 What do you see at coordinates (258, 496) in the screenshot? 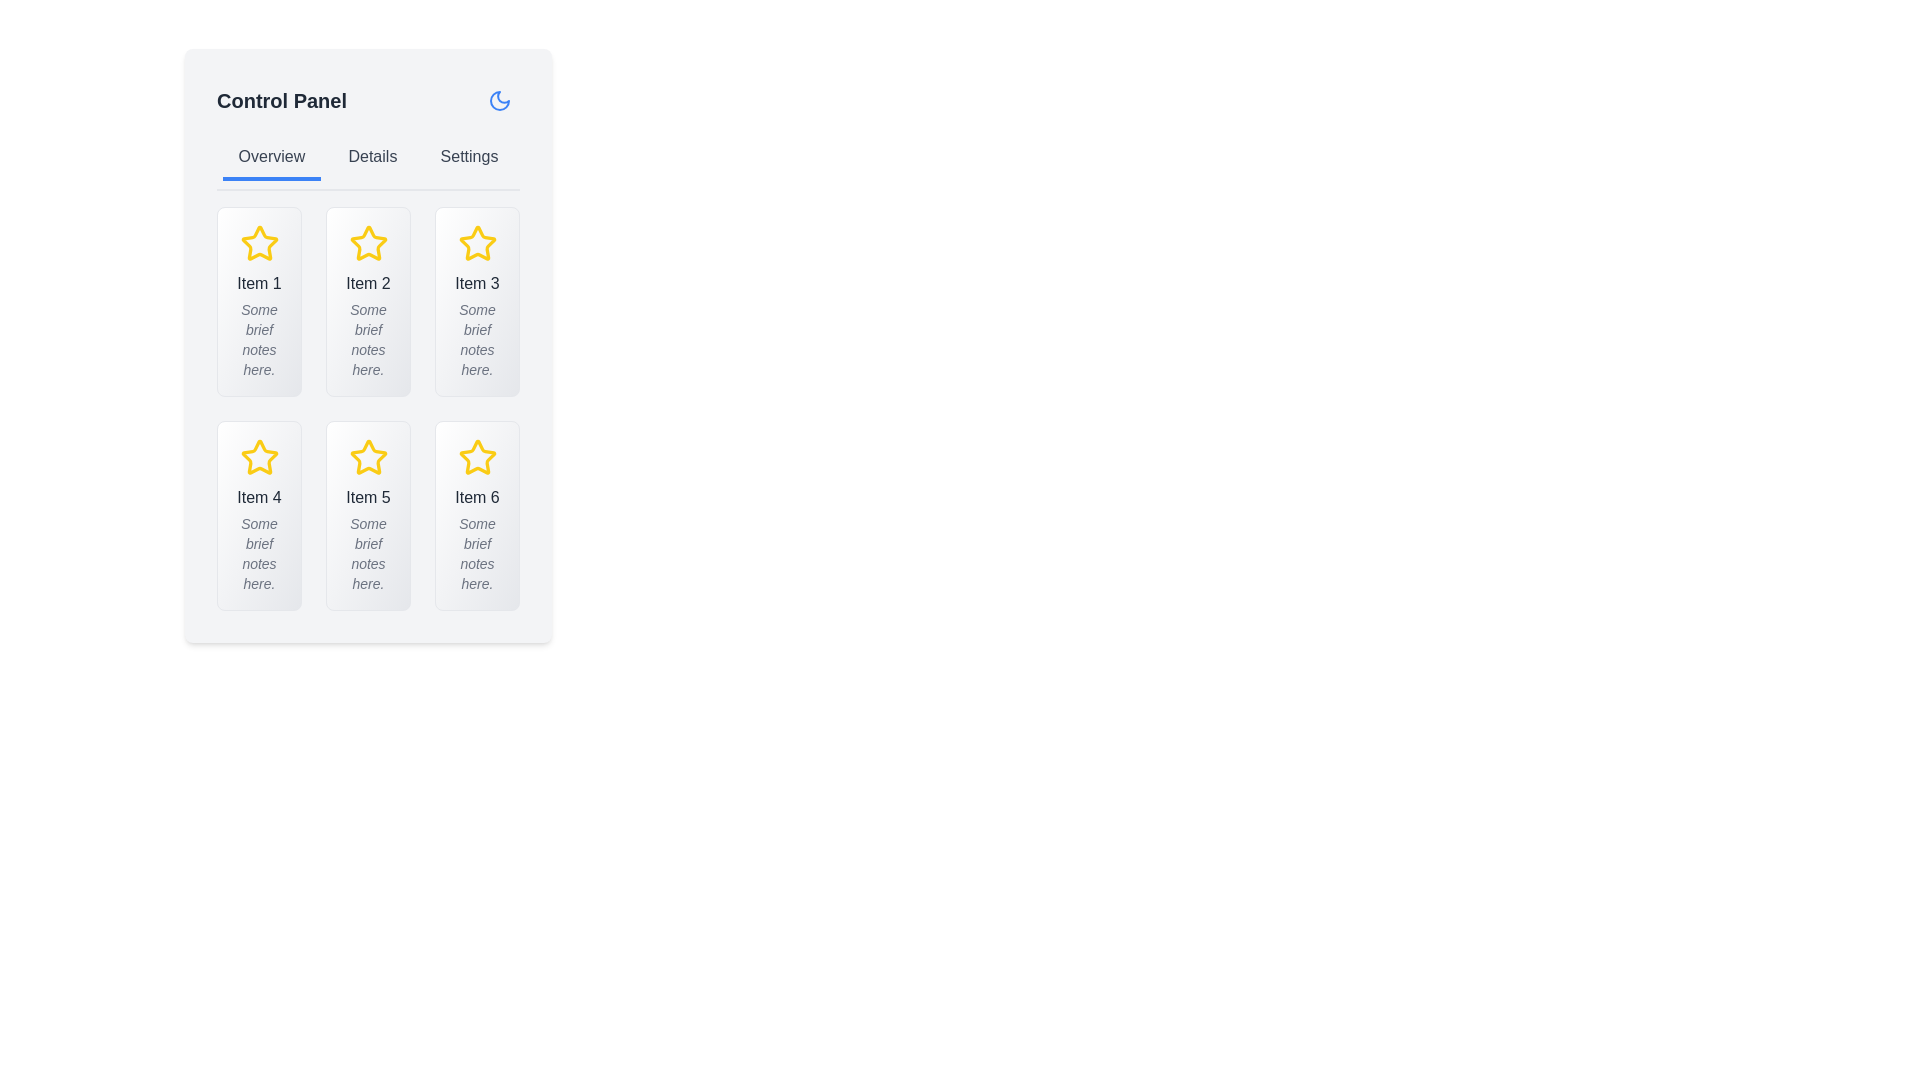
I see `the Text Display element that serves as a title or label for the associated item, positioned as the first row of the second column in the grid layout, below the star graphic and above the italic text` at bounding box center [258, 496].